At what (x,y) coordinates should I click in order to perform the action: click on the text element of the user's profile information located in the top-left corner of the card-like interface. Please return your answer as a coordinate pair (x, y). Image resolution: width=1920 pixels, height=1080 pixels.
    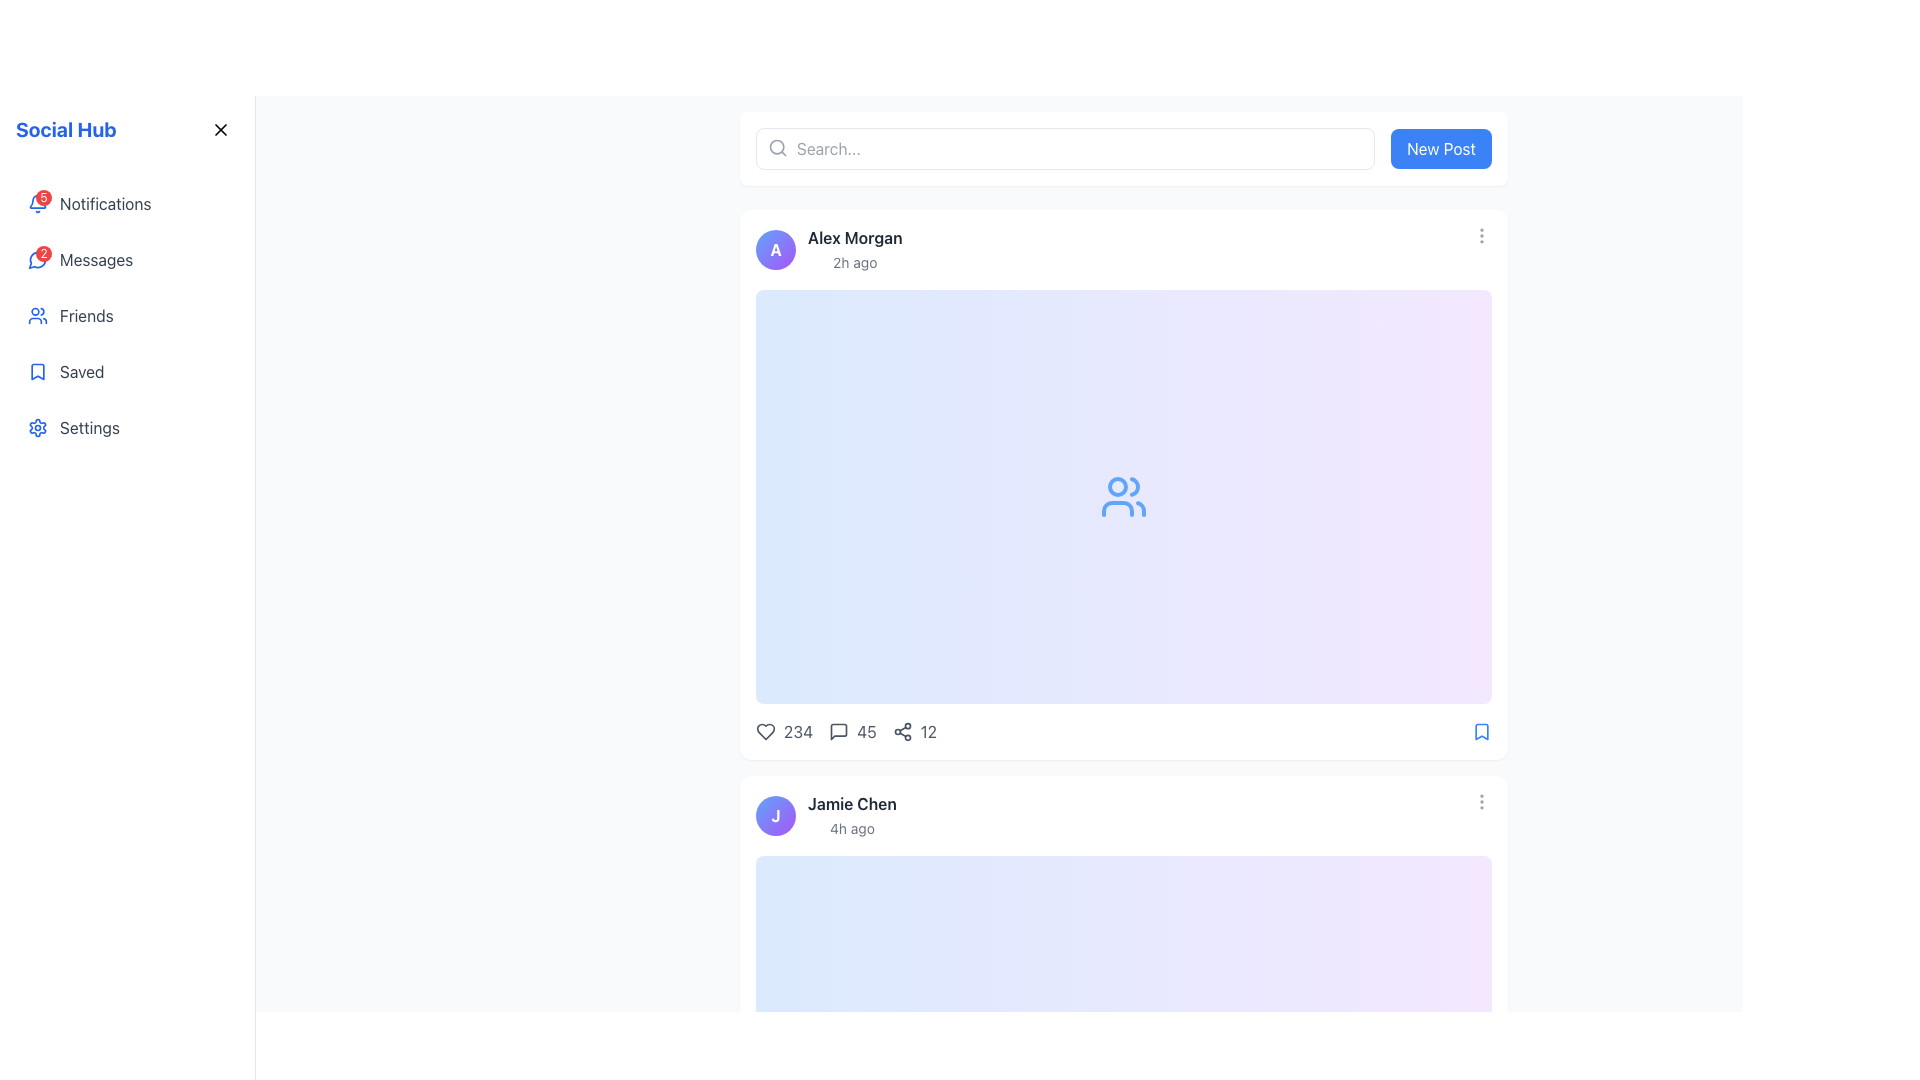
    Looking at the image, I should click on (829, 249).